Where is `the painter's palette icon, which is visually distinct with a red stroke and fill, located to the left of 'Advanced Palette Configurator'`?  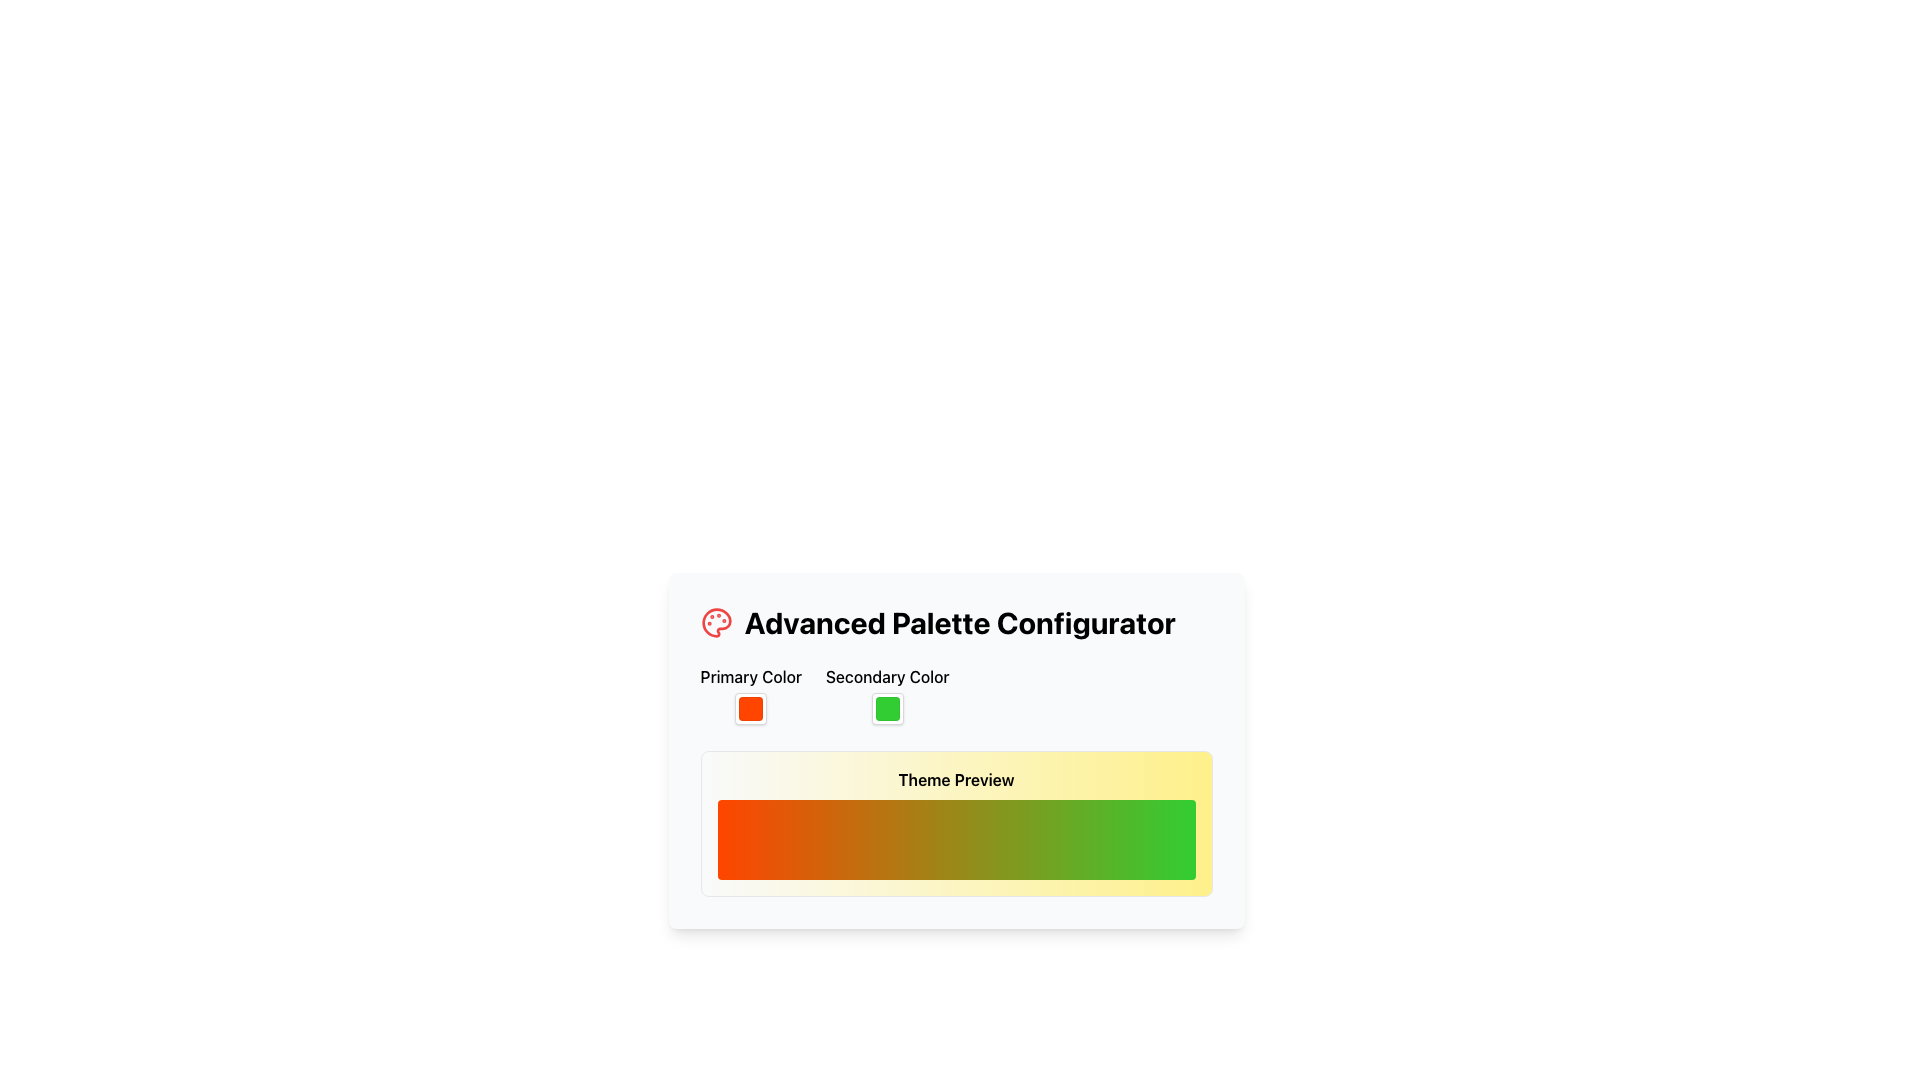 the painter's palette icon, which is visually distinct with a red stroke and fill, located to the left of 'Advanced Palette Configurator' is located at coordinates (716, 622).